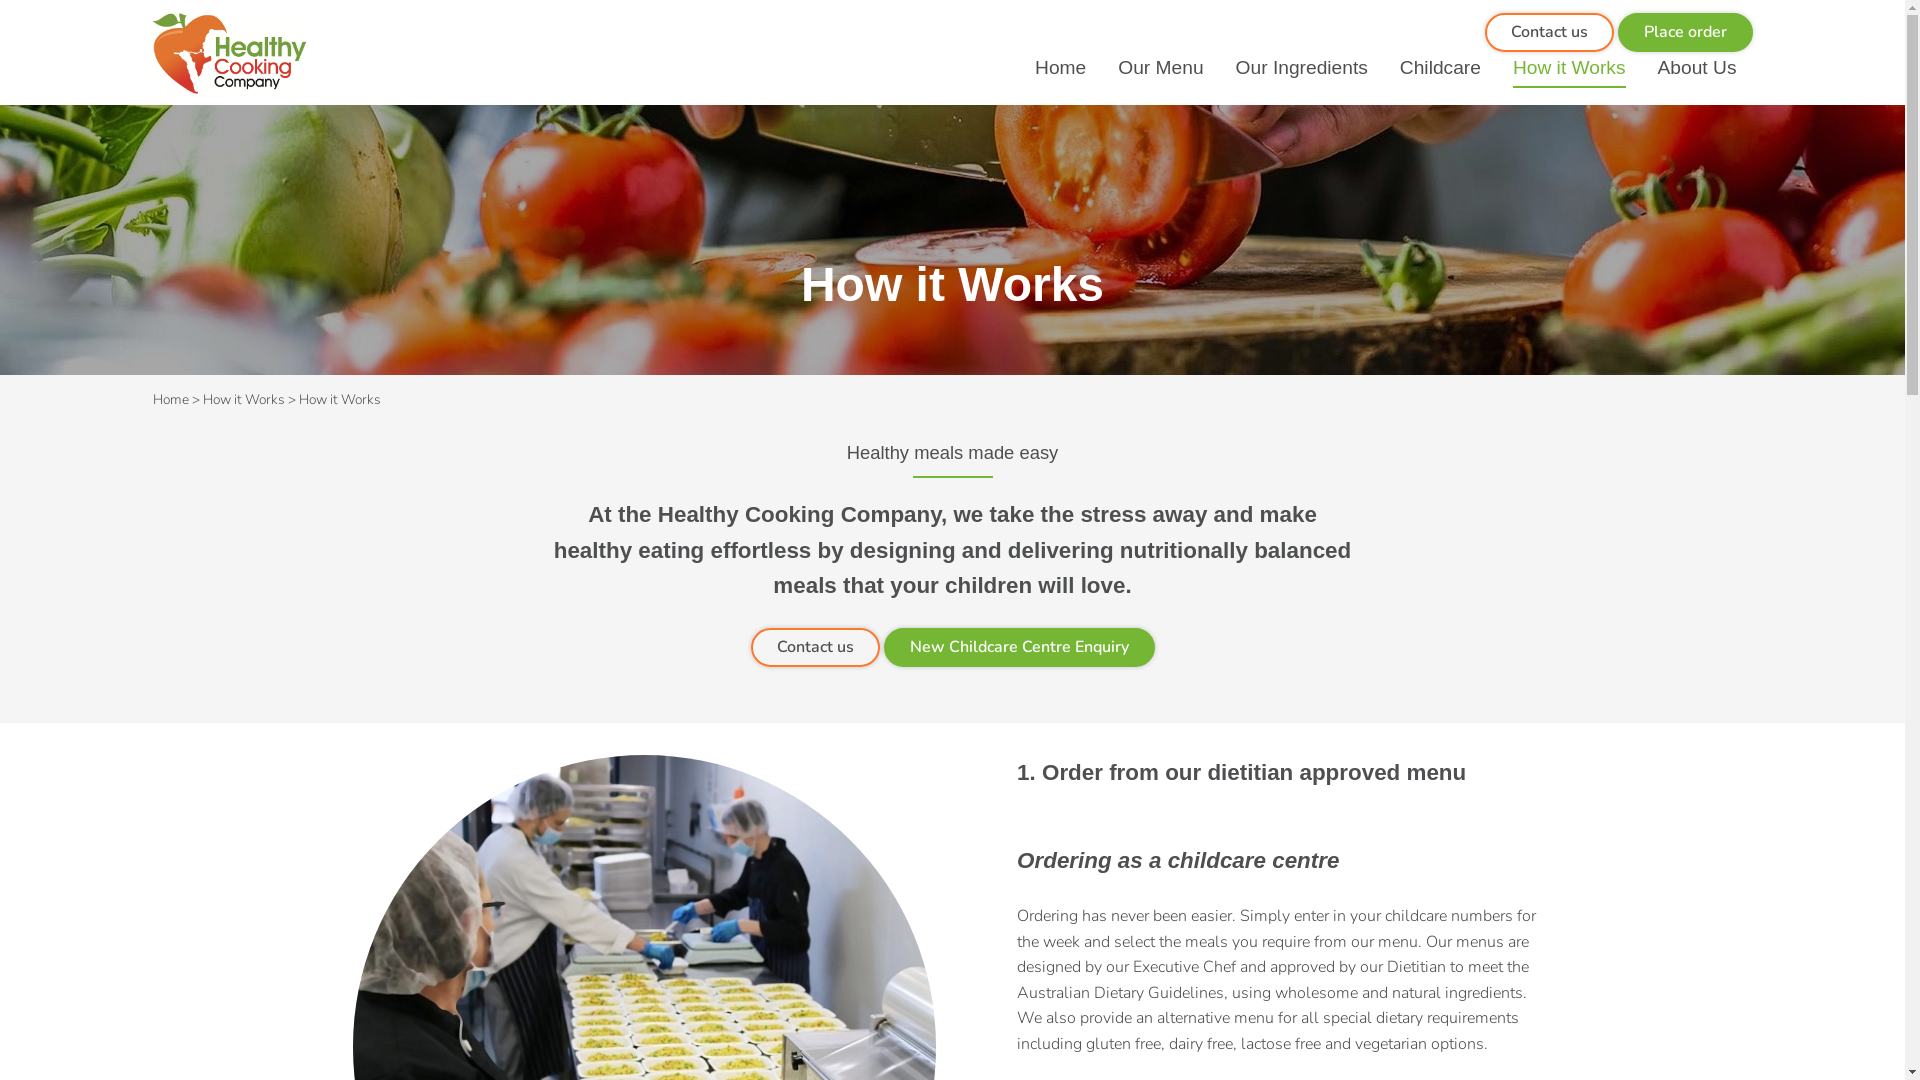 The image size is (1920, 1080). I want to click on 'Our Menu', so click(1117, 67).